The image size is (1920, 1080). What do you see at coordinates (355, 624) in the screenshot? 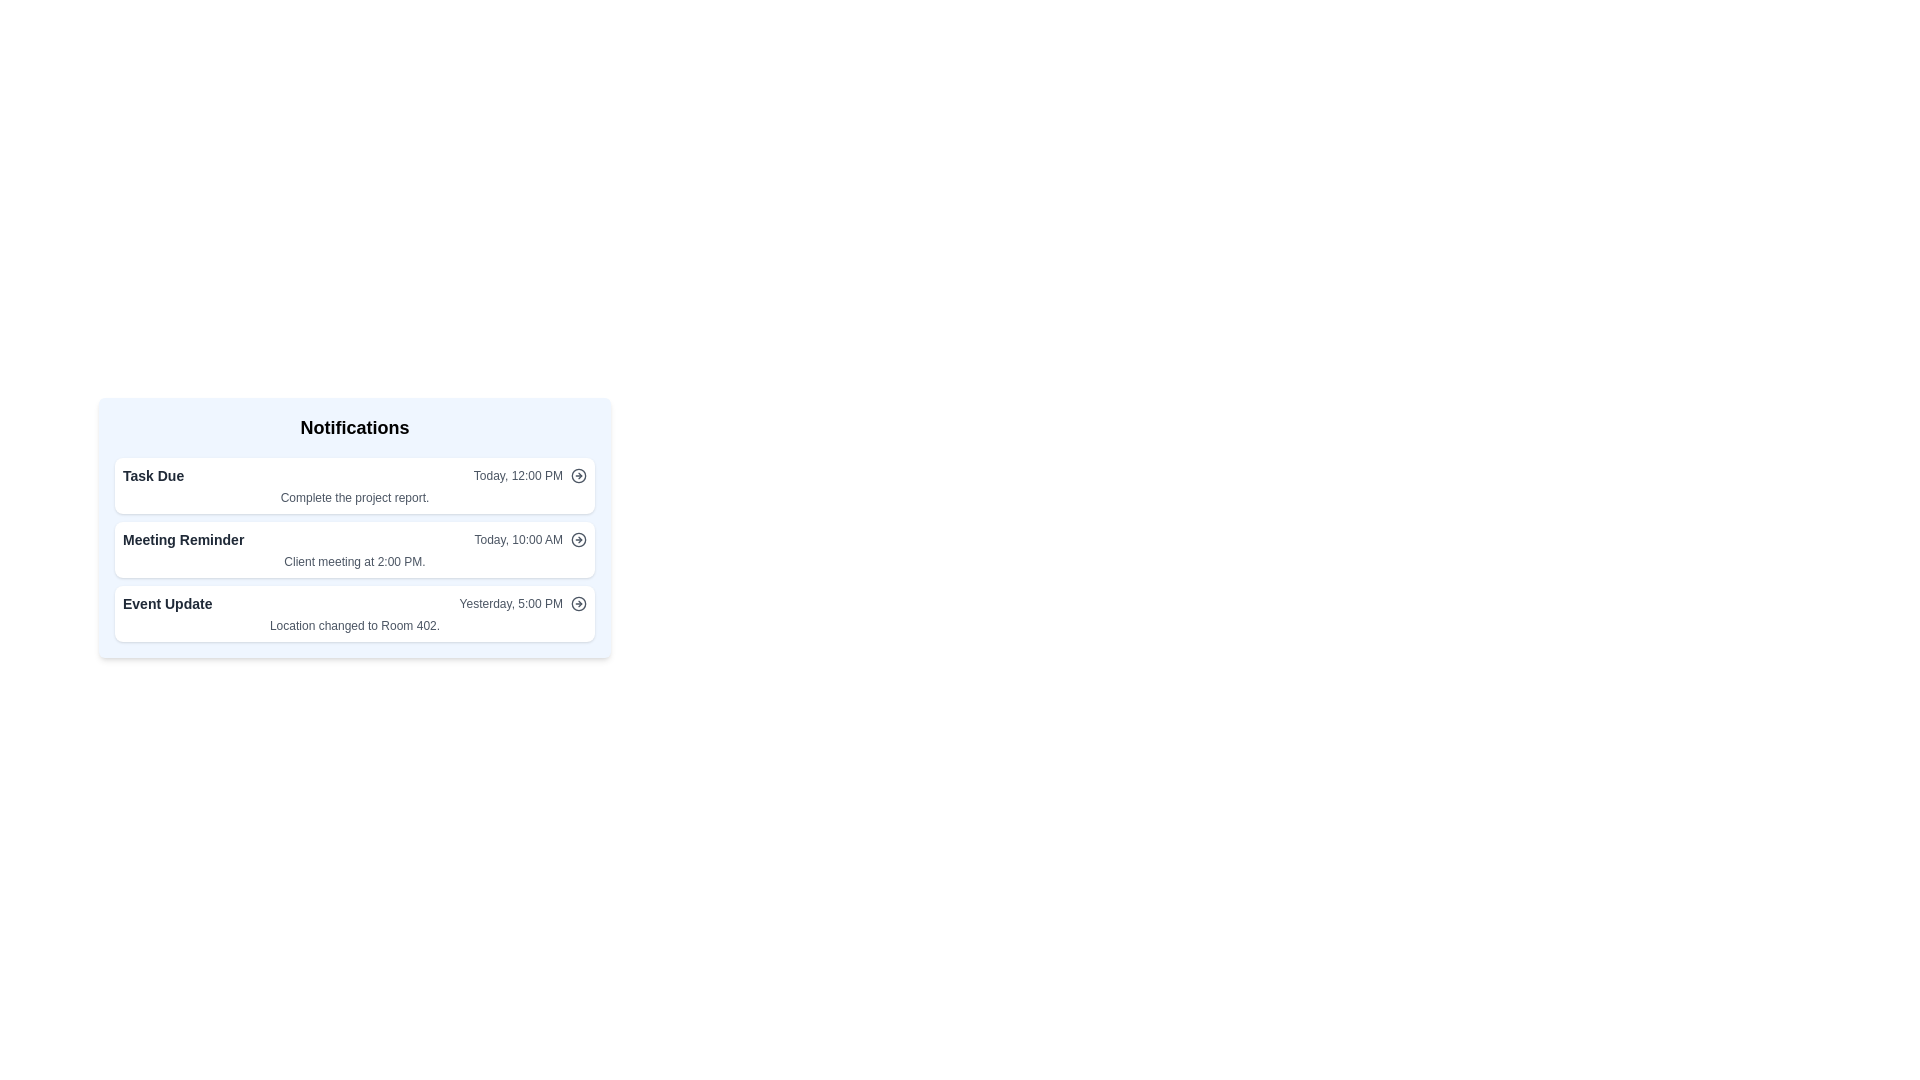
I see `the Text Label that displays additional information about the notification regarding a location change, located in the bottom notification card under the 'Notifications' section for 'Event Update'` at bounding box center [355, 624].